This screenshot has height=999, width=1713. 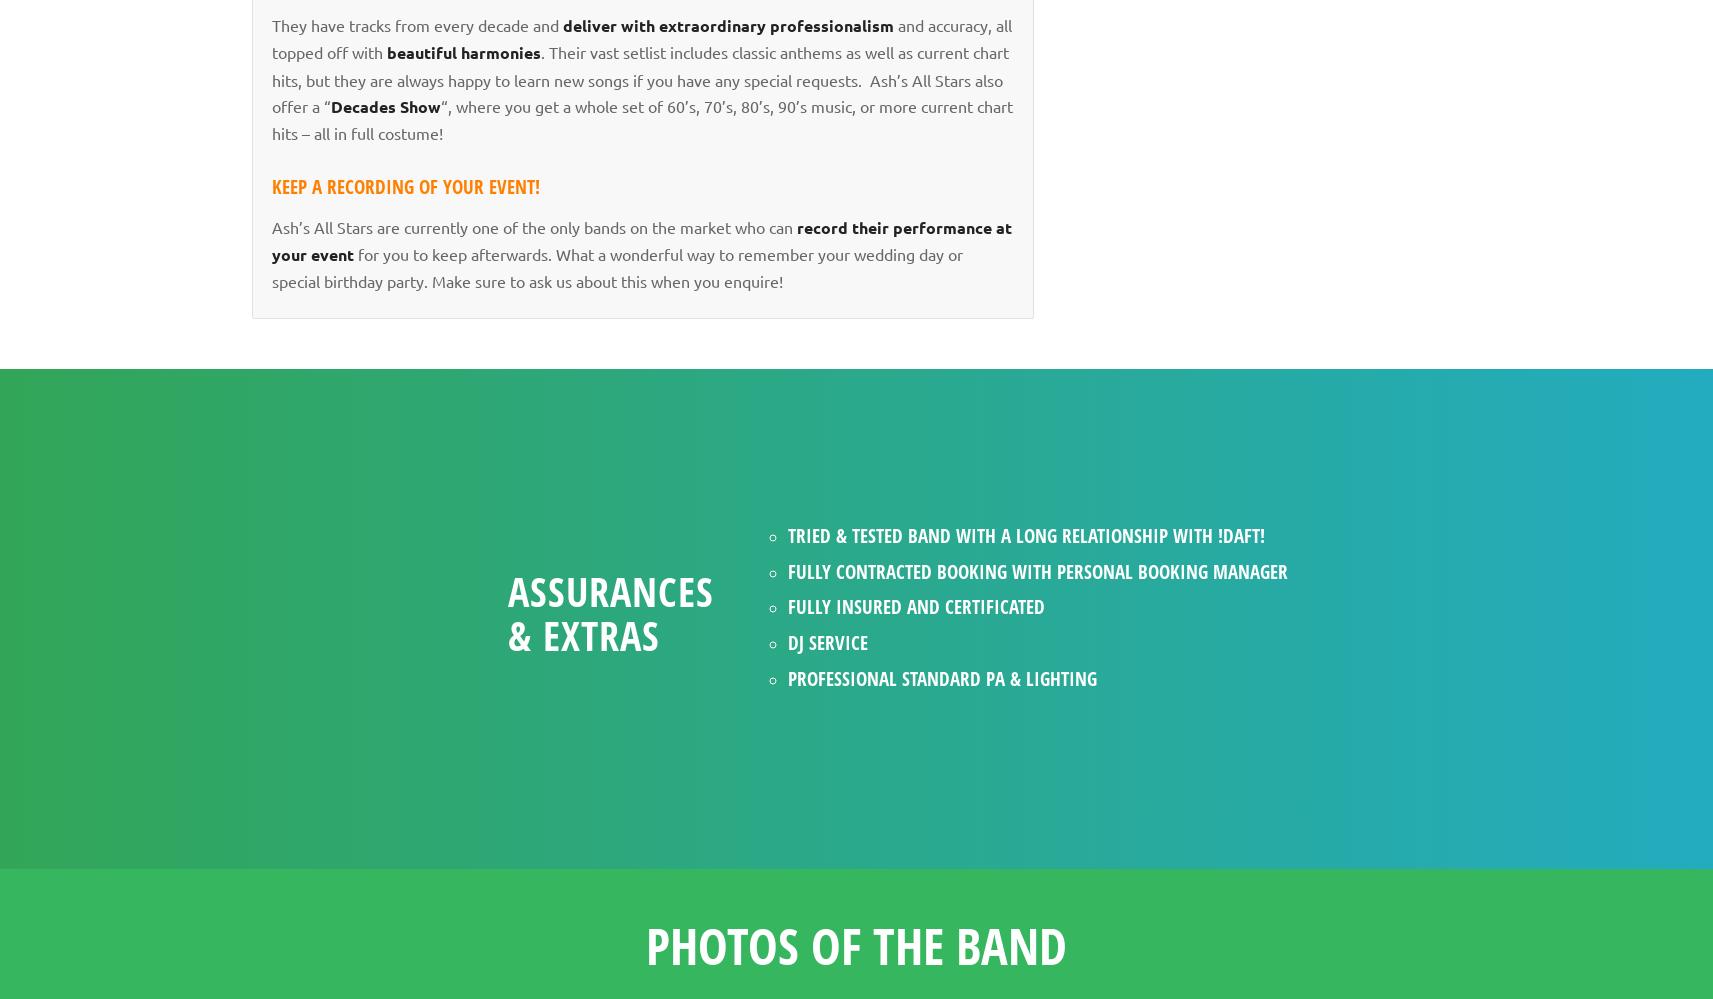 I want to click on 'Ash’s All Stars are currently one of the only bands on the market who can', so click(x=270, y=225).